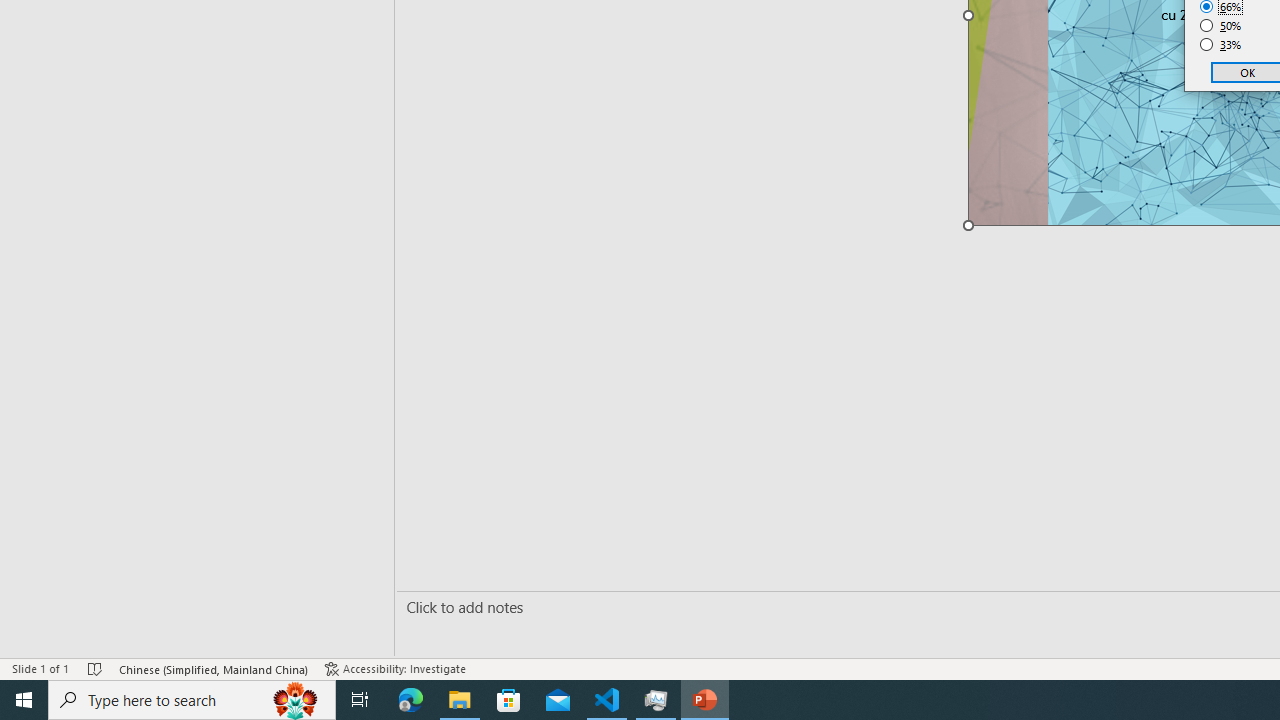  I want to click on 'PowerPoint - 1 running window', so click(705, 698).